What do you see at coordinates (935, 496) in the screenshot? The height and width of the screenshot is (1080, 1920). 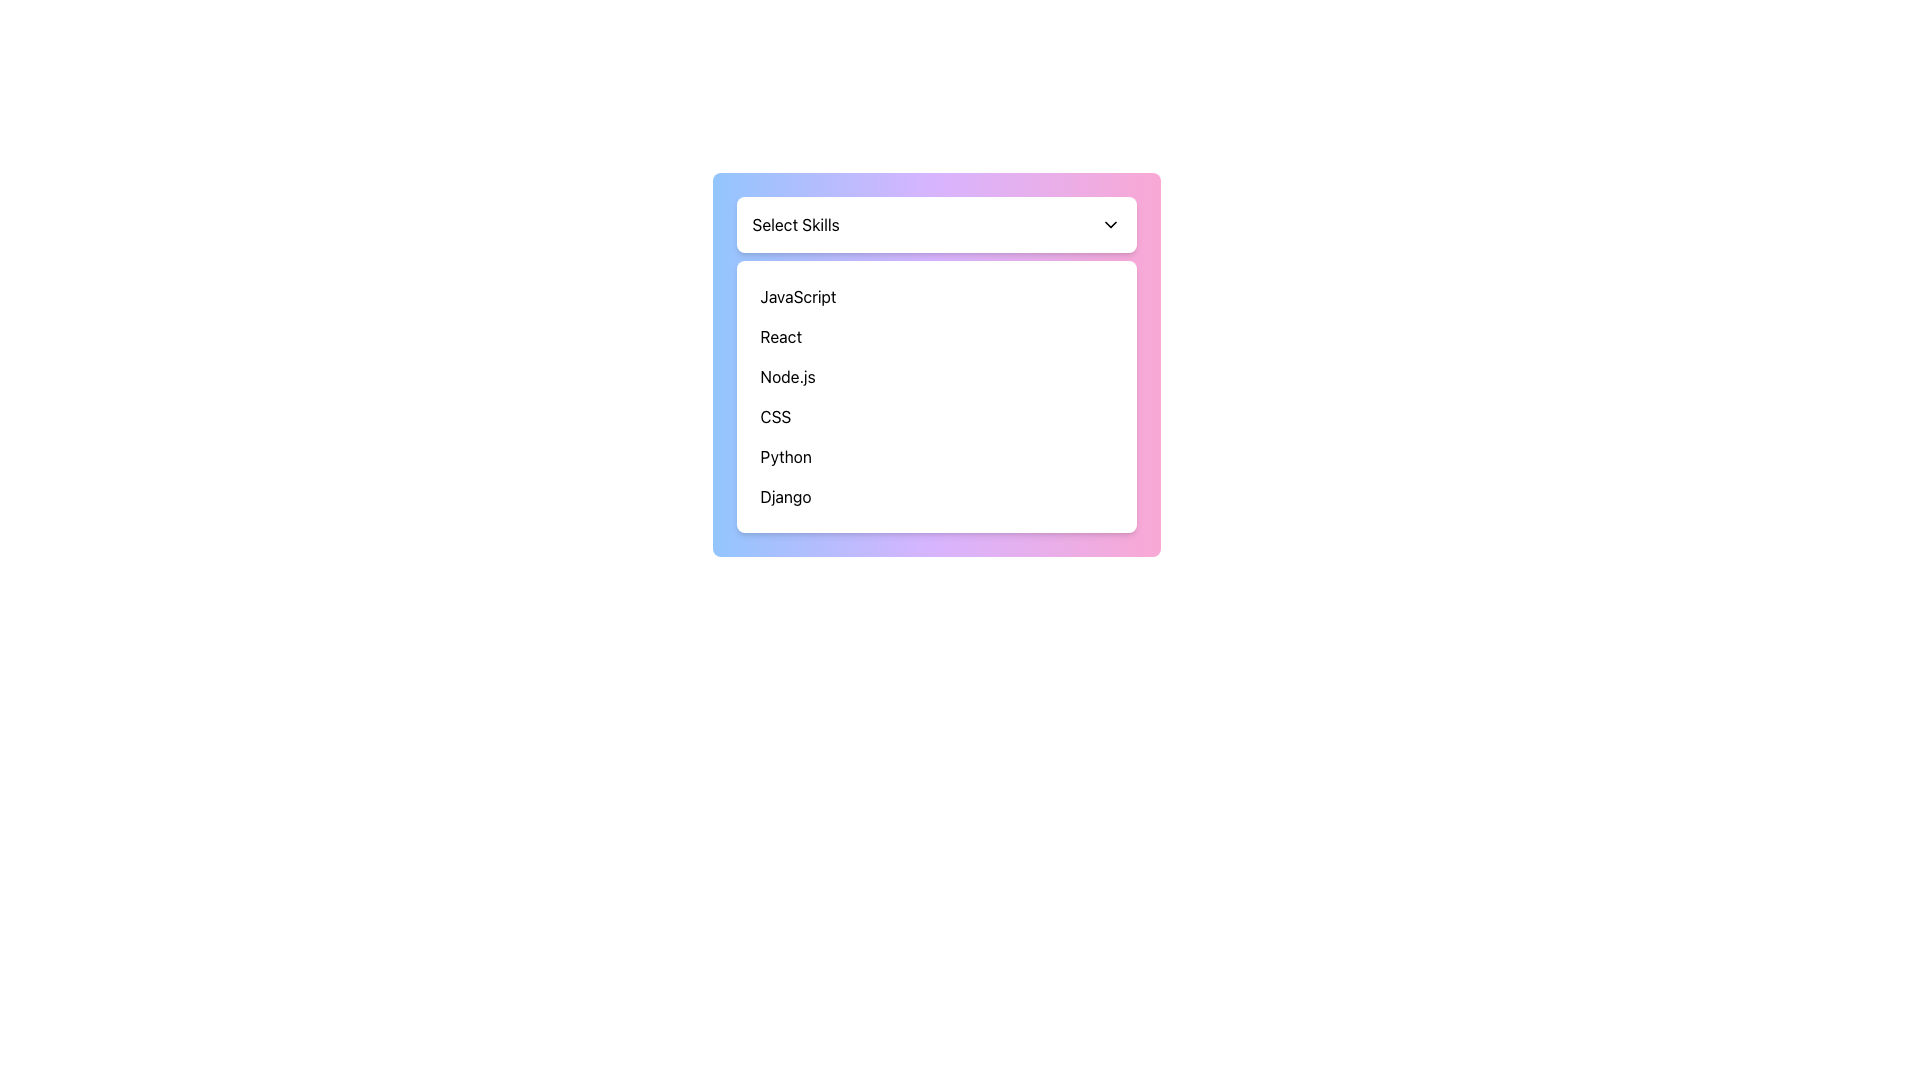 I see `the last item in the dropdown menu titled 'Select Skills'` at bounding box center [935, 496].